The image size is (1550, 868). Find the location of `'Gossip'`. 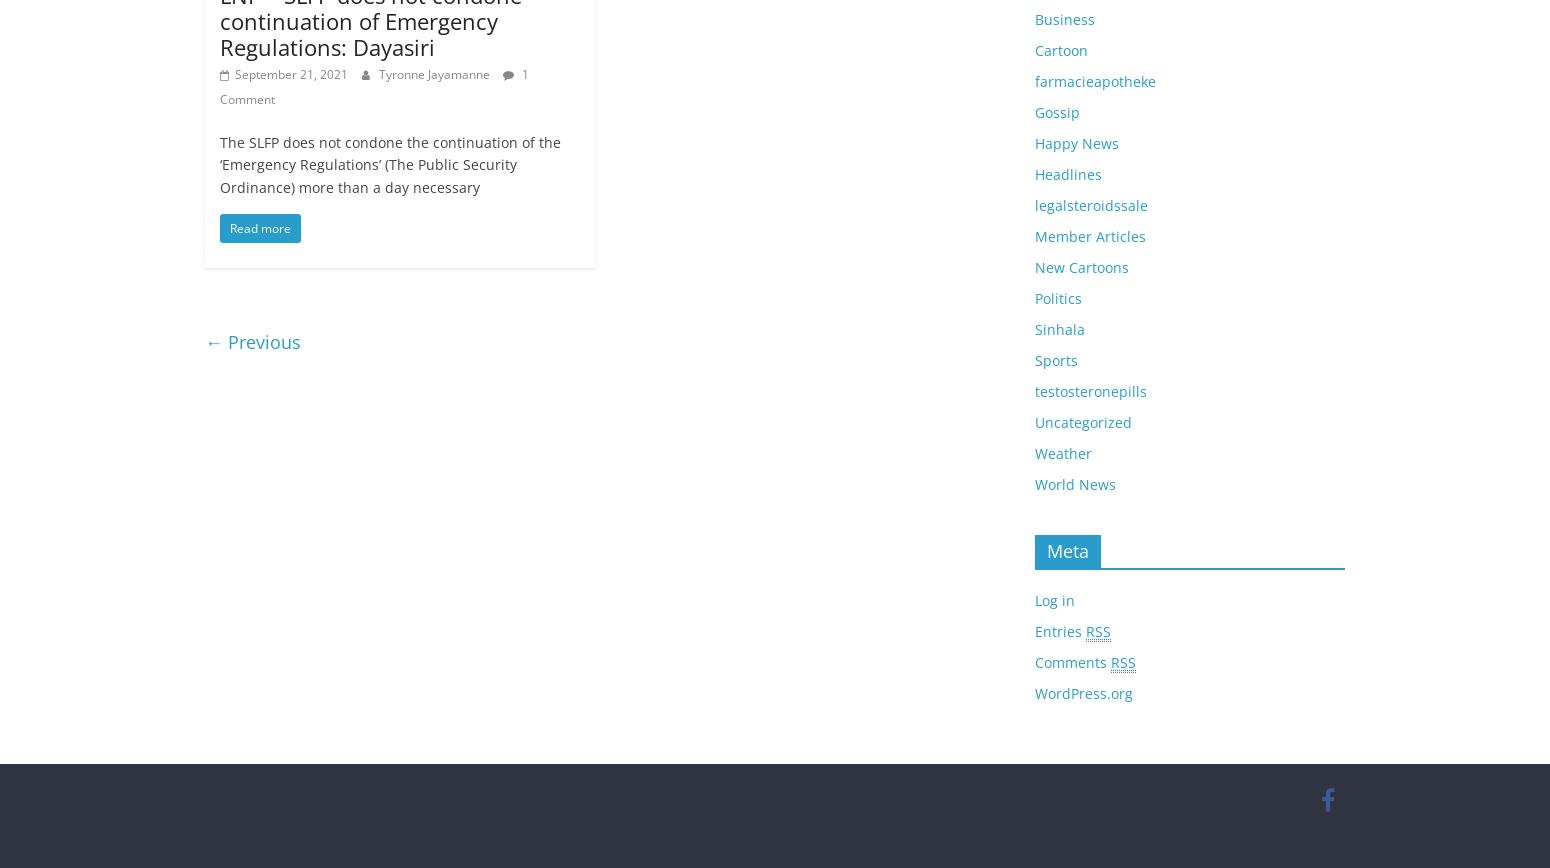

'Gossip' is located at coordinates (1034, 111).